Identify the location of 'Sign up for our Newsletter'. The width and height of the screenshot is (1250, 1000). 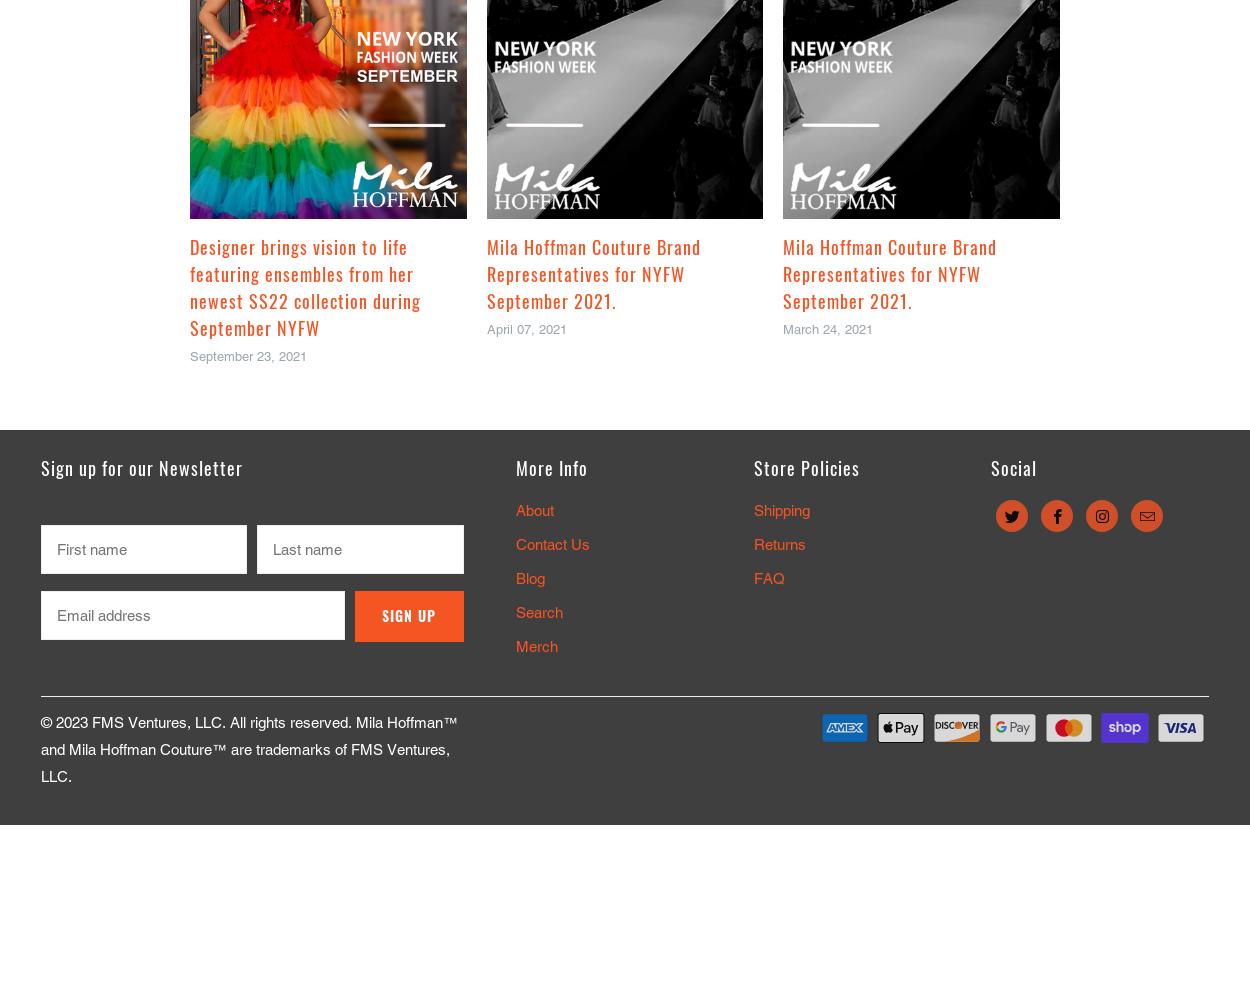
(142, 467).